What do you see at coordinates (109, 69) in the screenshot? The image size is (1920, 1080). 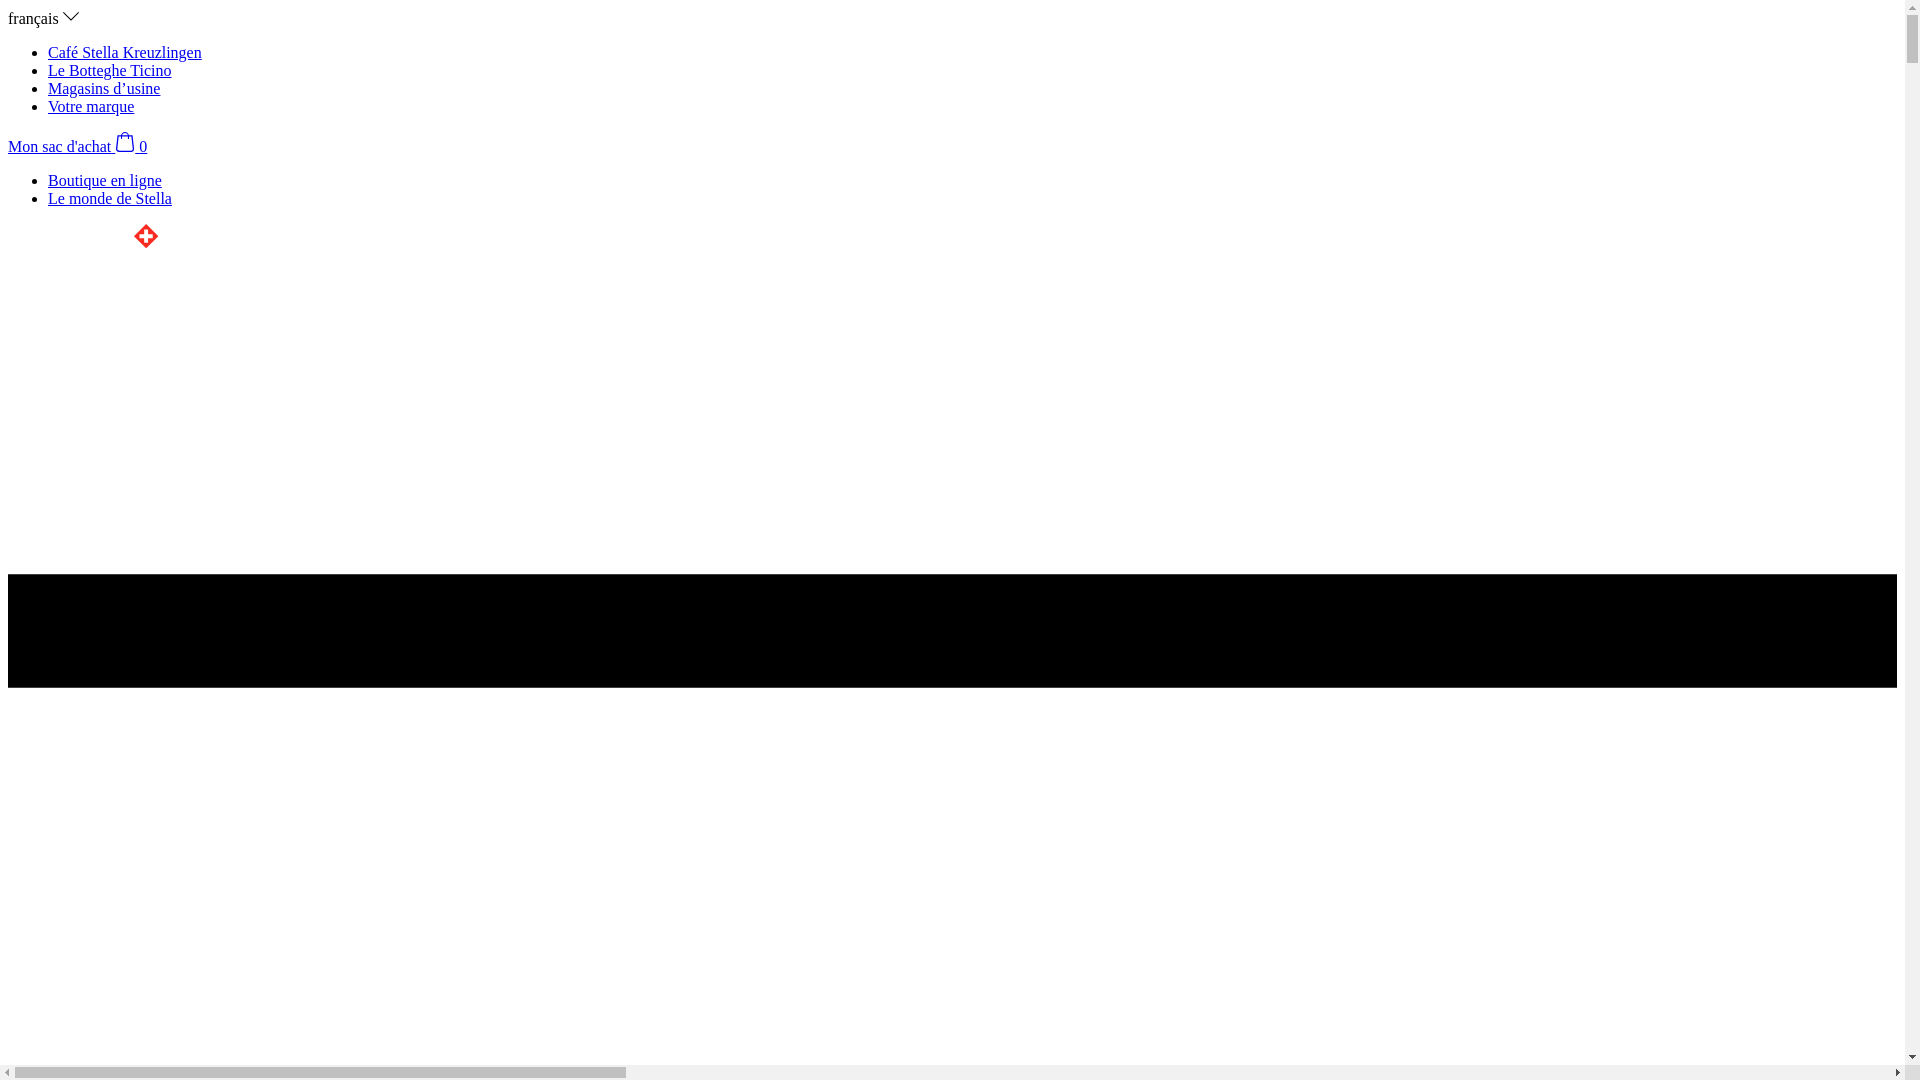 I see `'Le Botteghe Ticino'` at bounding box center [109, 69].